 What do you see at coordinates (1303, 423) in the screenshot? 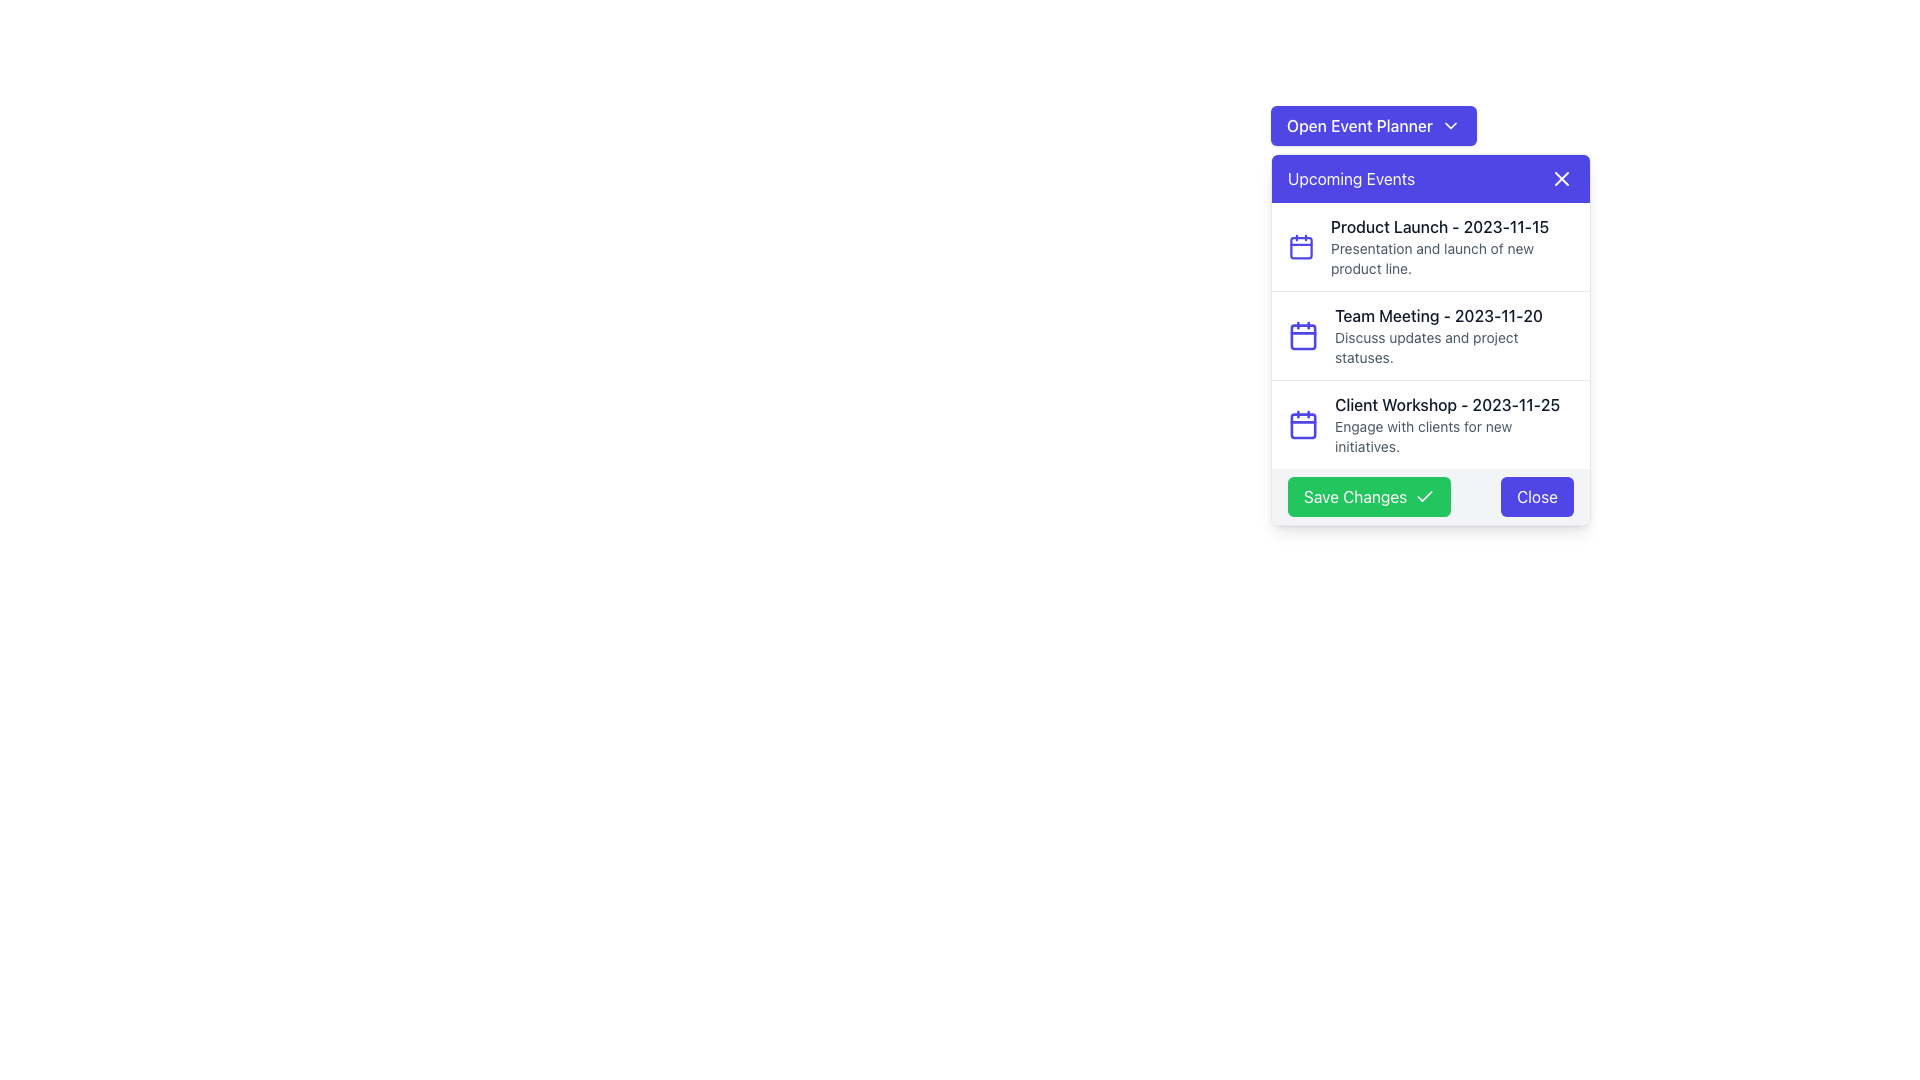
I see `the calendar icon representing the event date for the 'Client Workshop - 2023-11-25' in the 'Upcoming Events' panel` at bounding box center [1303, 423].